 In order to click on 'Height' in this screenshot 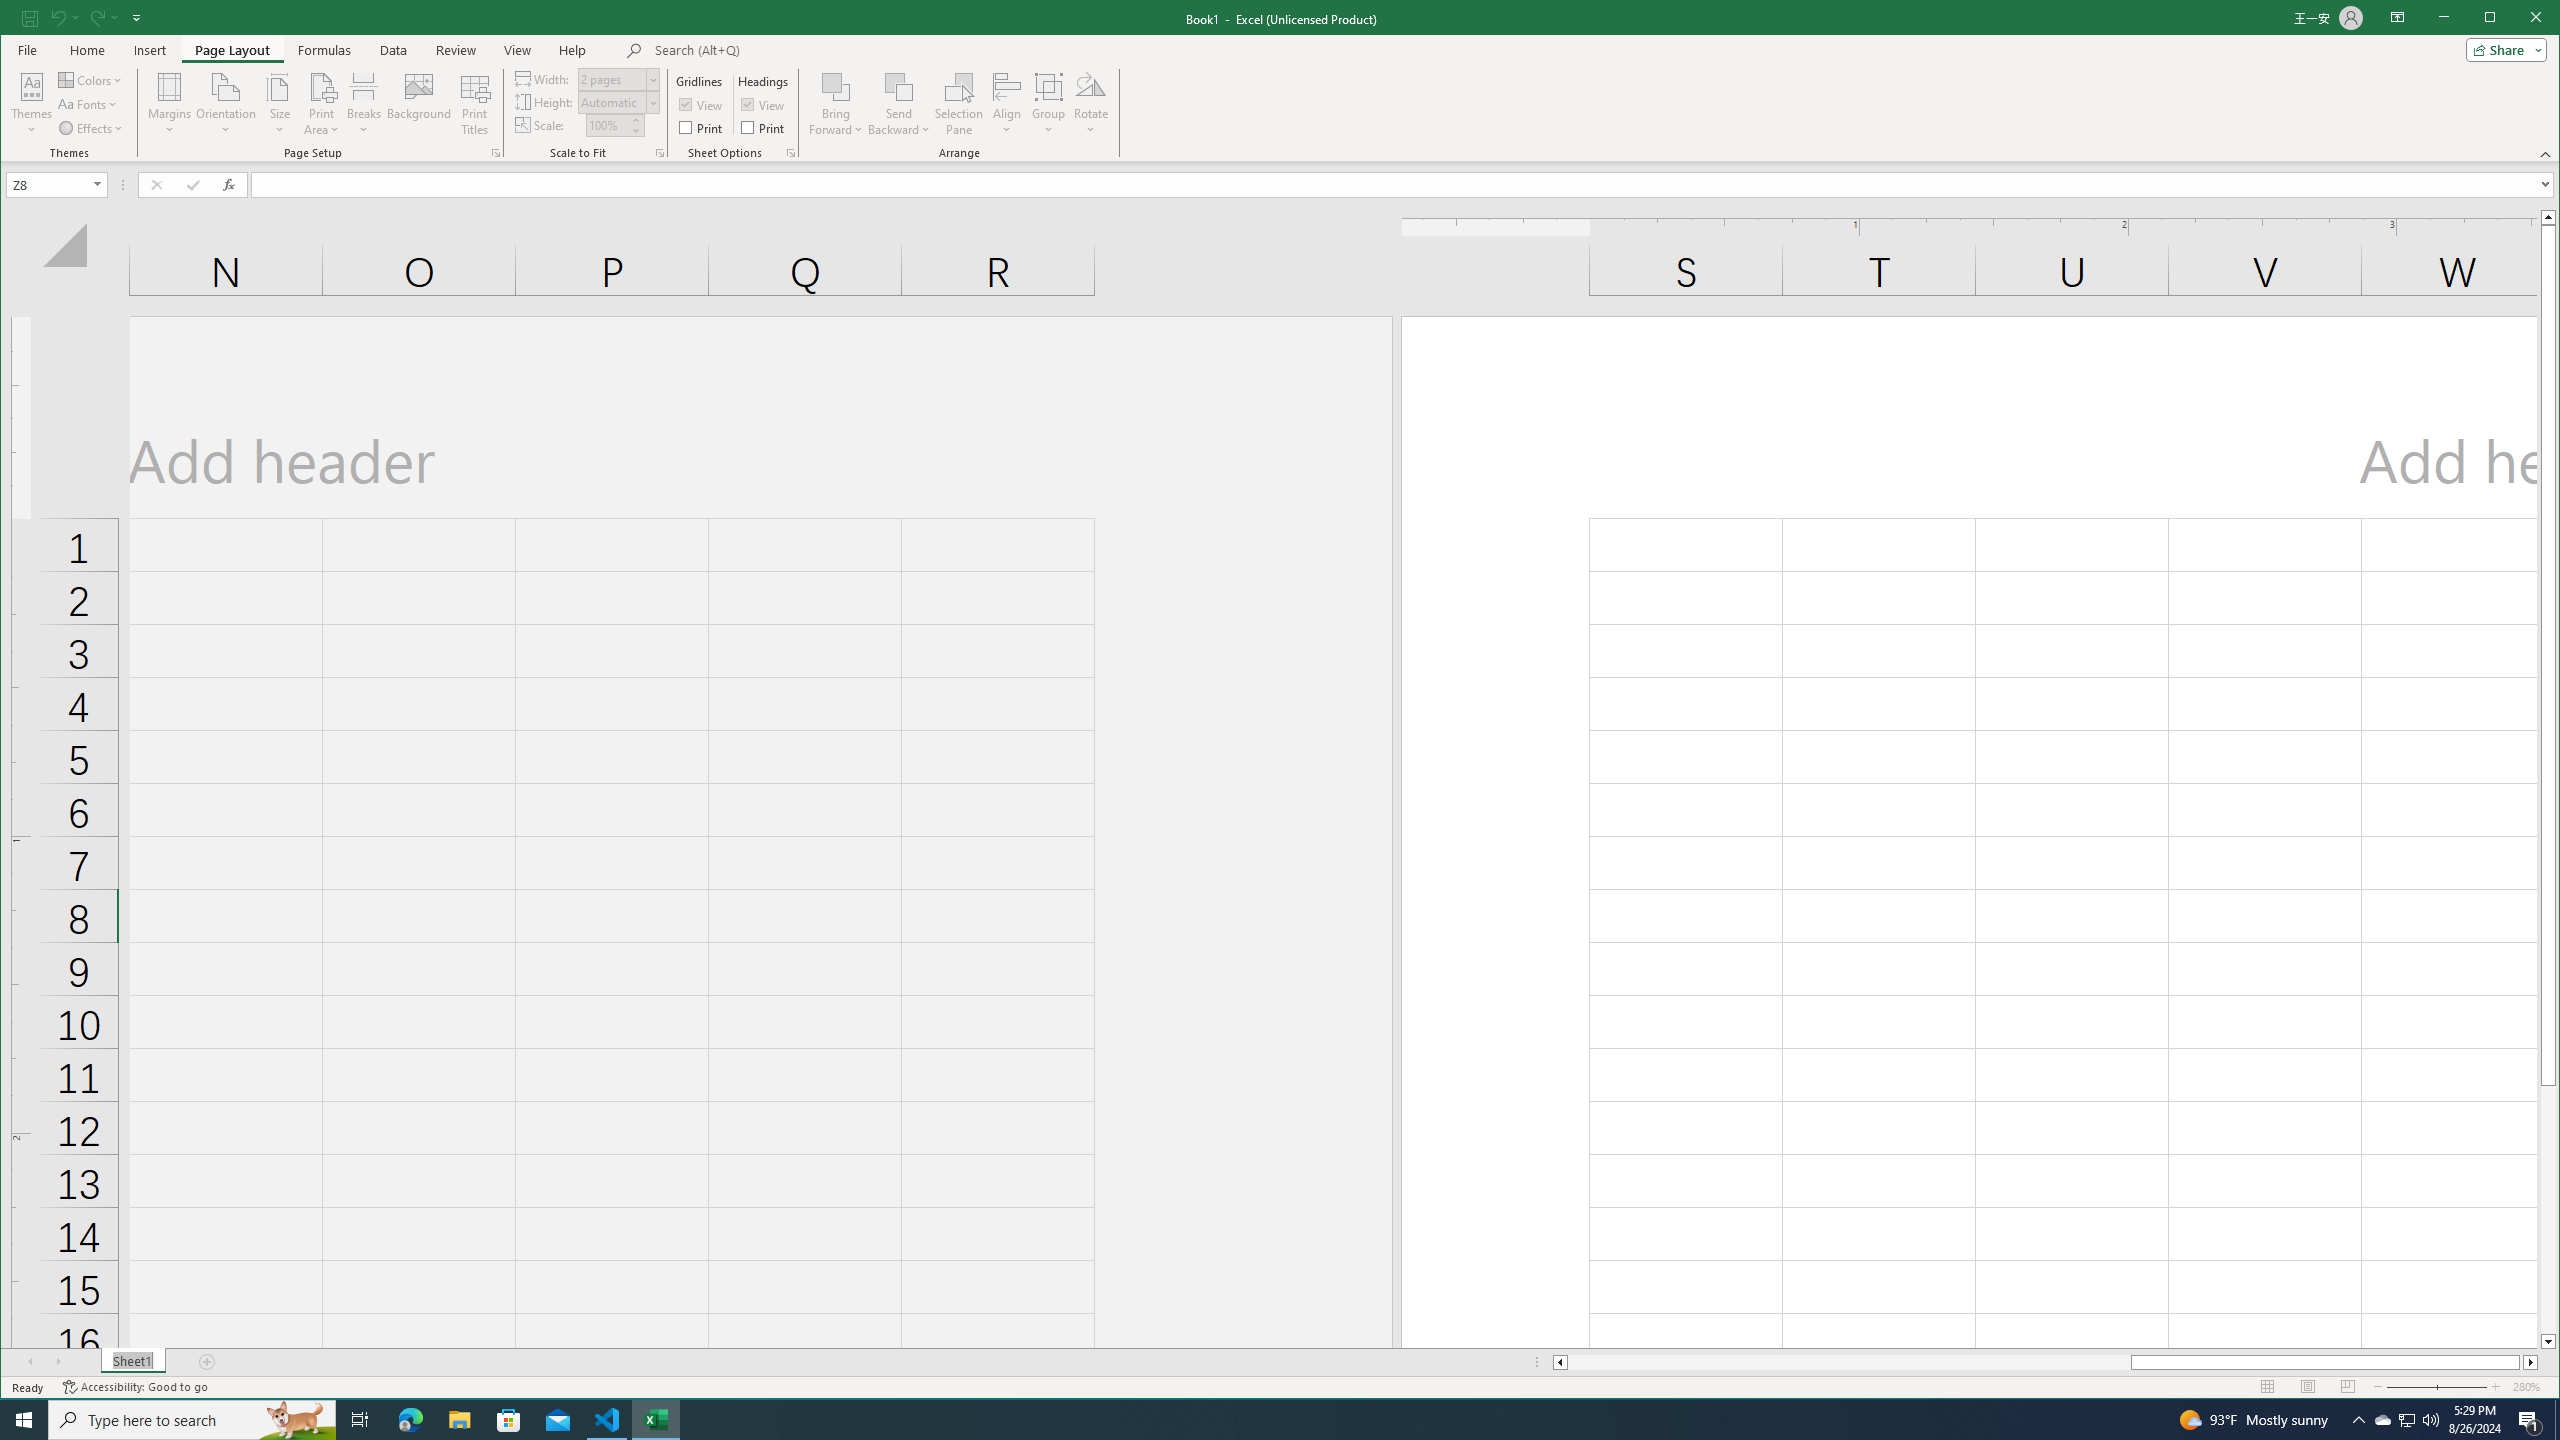, I will do `click(619, 102)`.